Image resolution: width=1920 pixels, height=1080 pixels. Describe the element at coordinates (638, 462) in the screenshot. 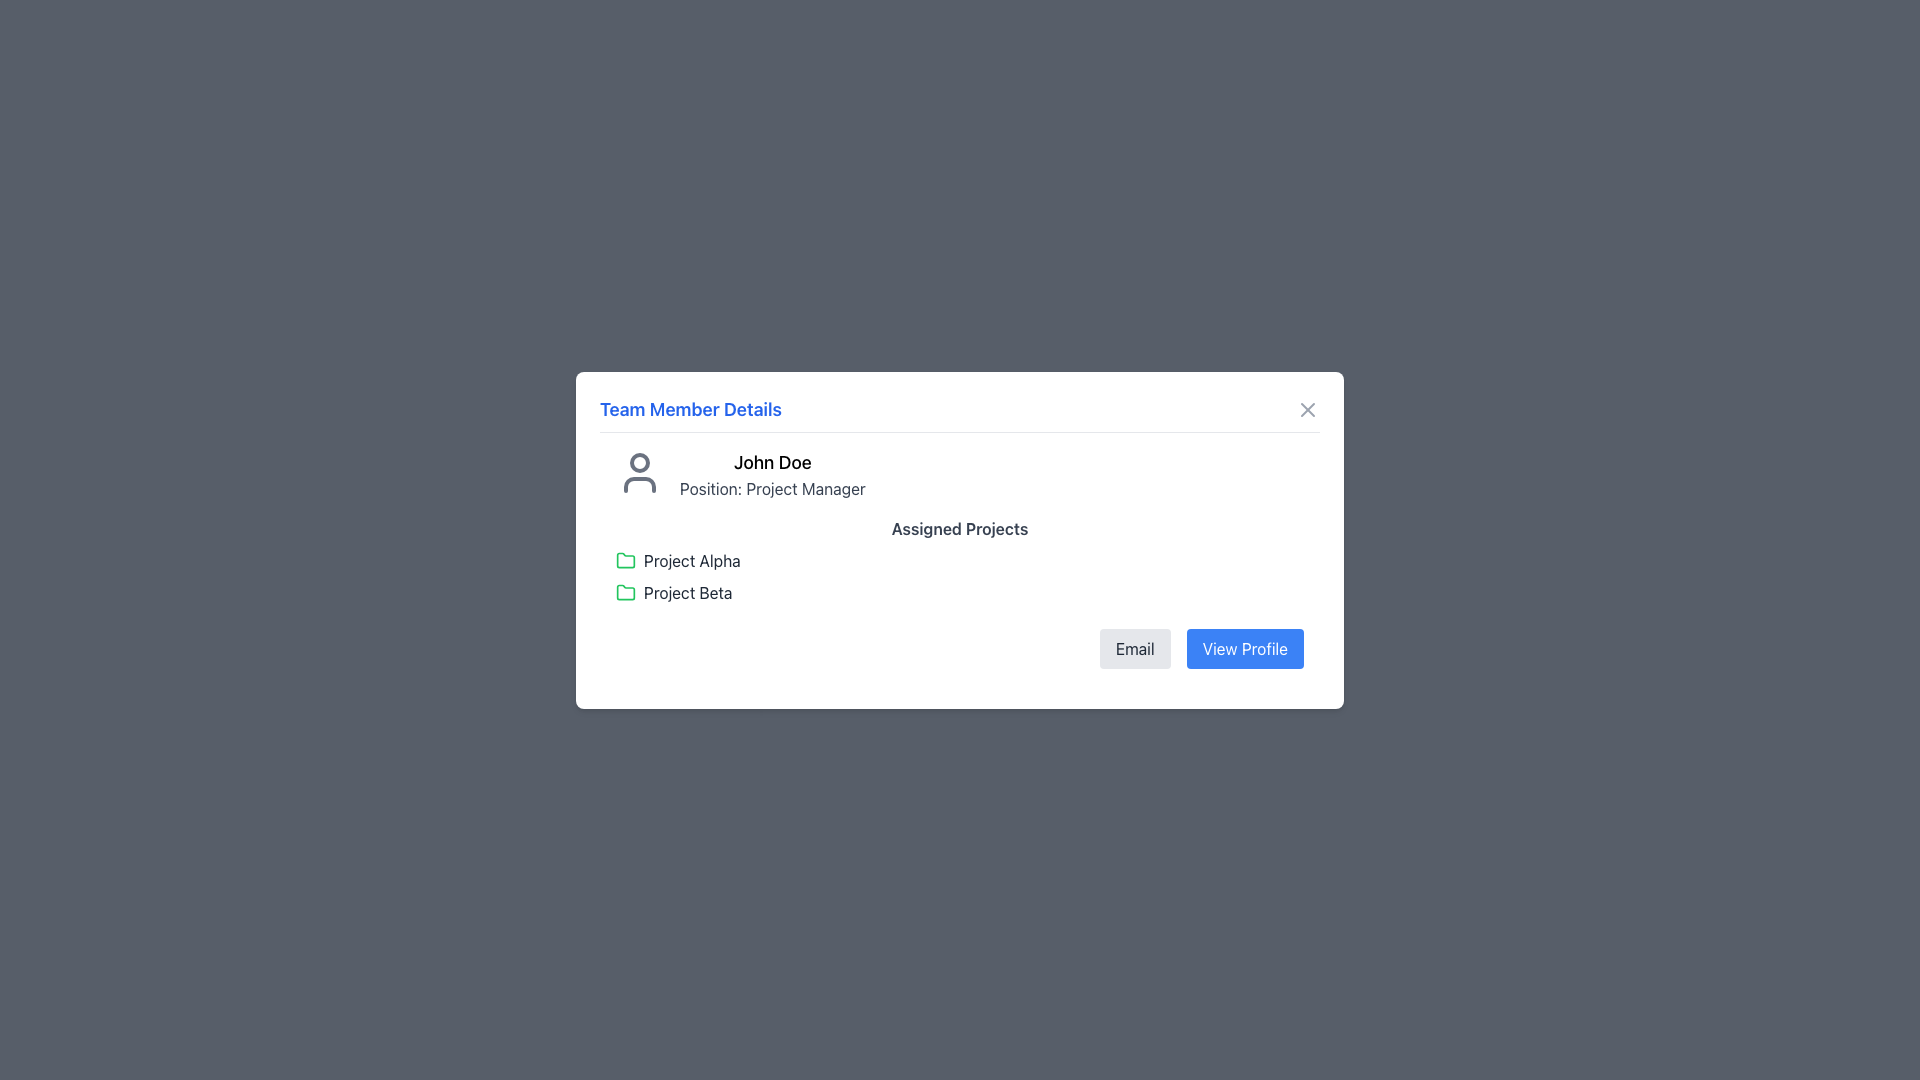

I see `the circular shape that represents the head in the user avatar icon, which is centrally located within the avatar's head icon` at that location.